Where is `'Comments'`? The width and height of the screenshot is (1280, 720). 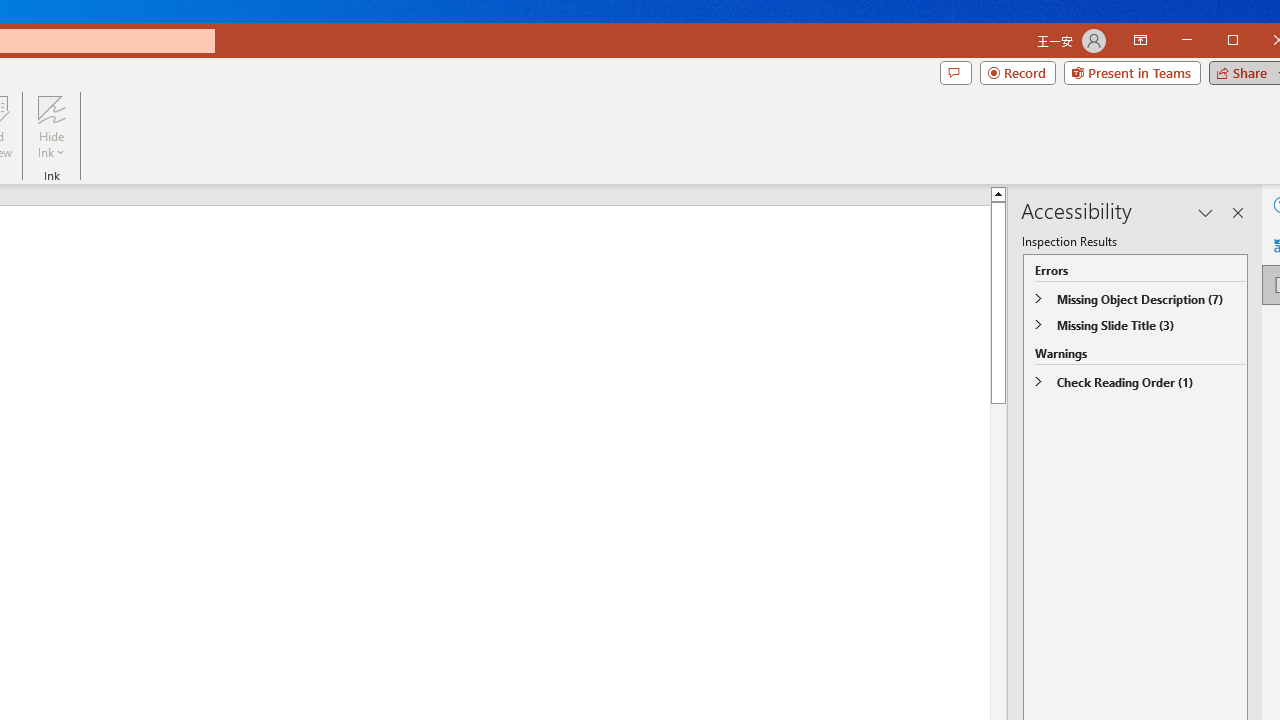
'Comments' is located at coordinates (954, 72).